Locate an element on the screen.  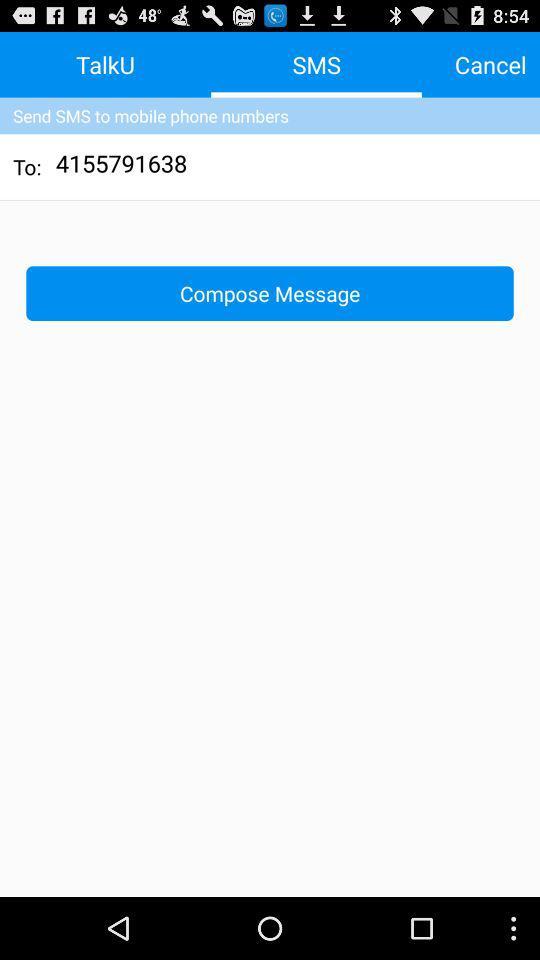
the app to the left of sms app is located at coordinates (105, 64).